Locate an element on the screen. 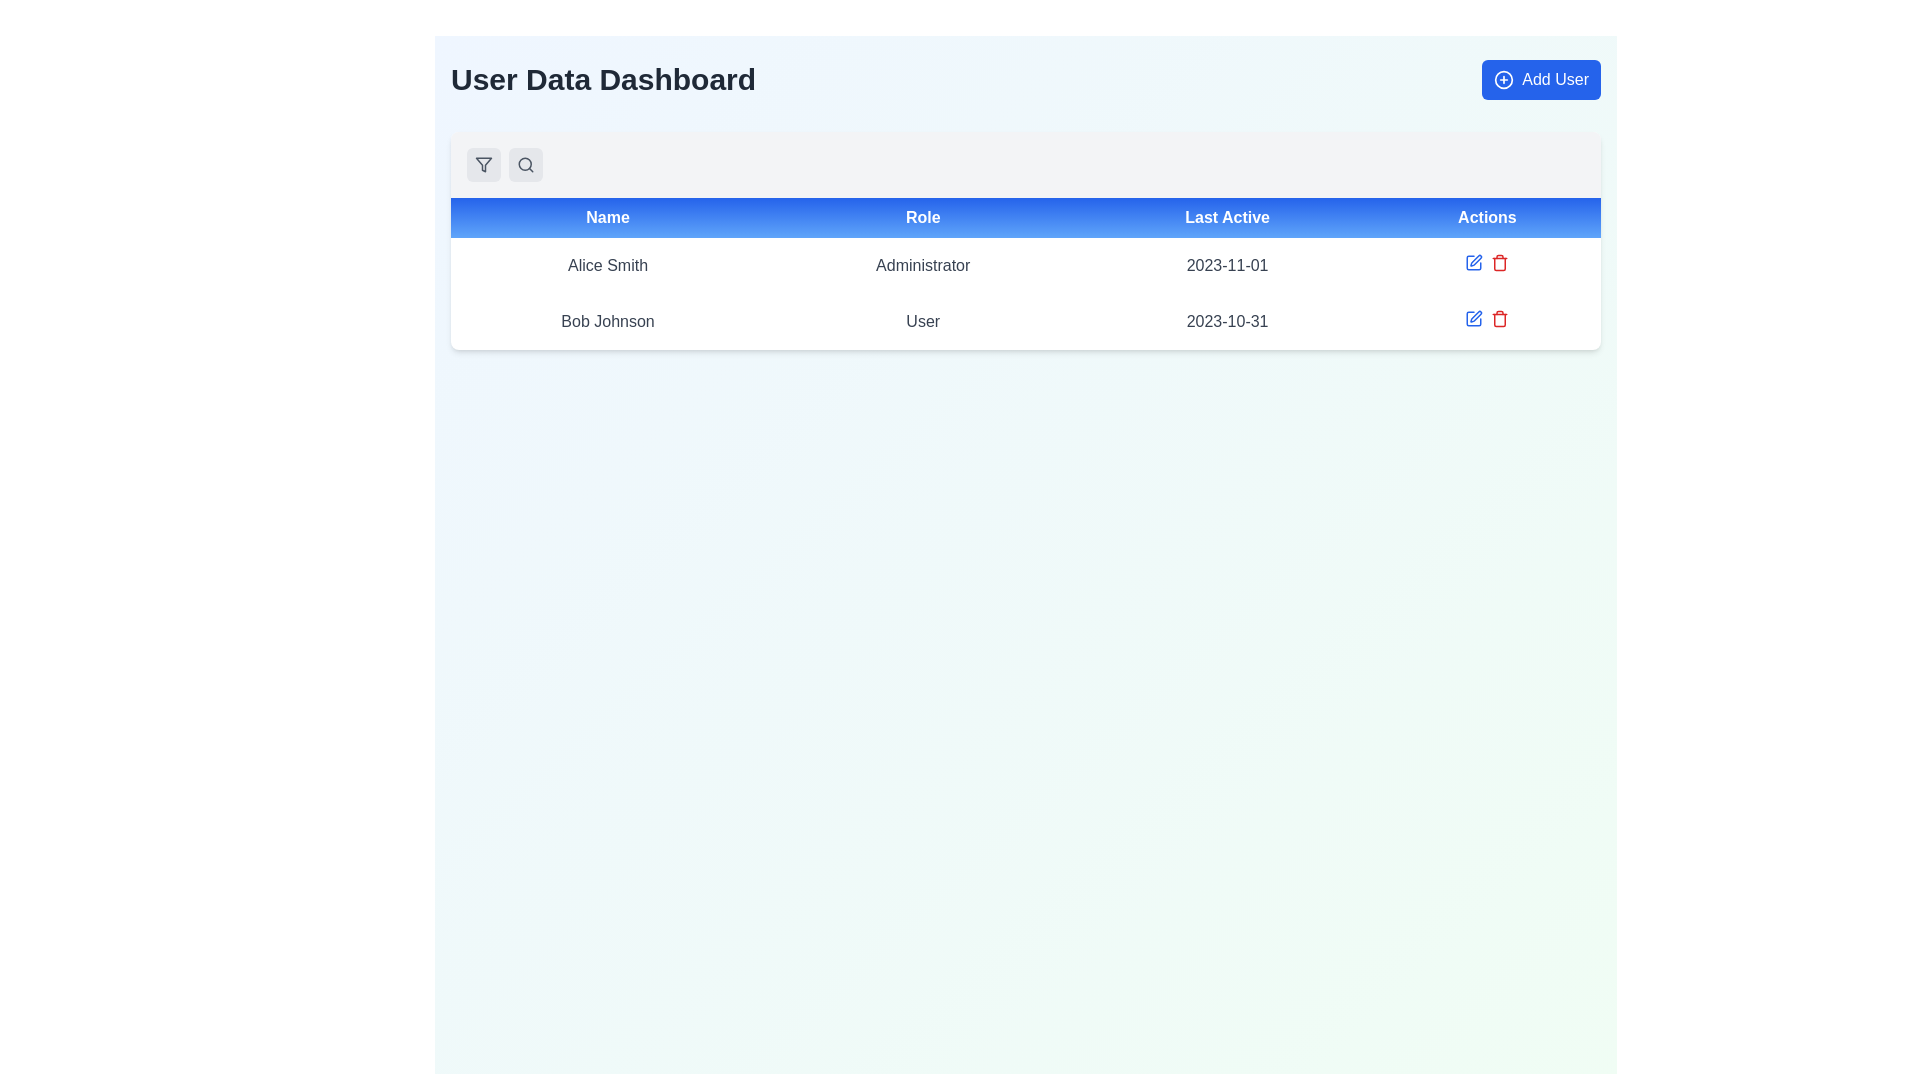 This screenshot has height=1080, width=1920. the search button with svg icon located adjacent to the filter icon, allowing for keyboard navigation is located at coordinates (526, 164).